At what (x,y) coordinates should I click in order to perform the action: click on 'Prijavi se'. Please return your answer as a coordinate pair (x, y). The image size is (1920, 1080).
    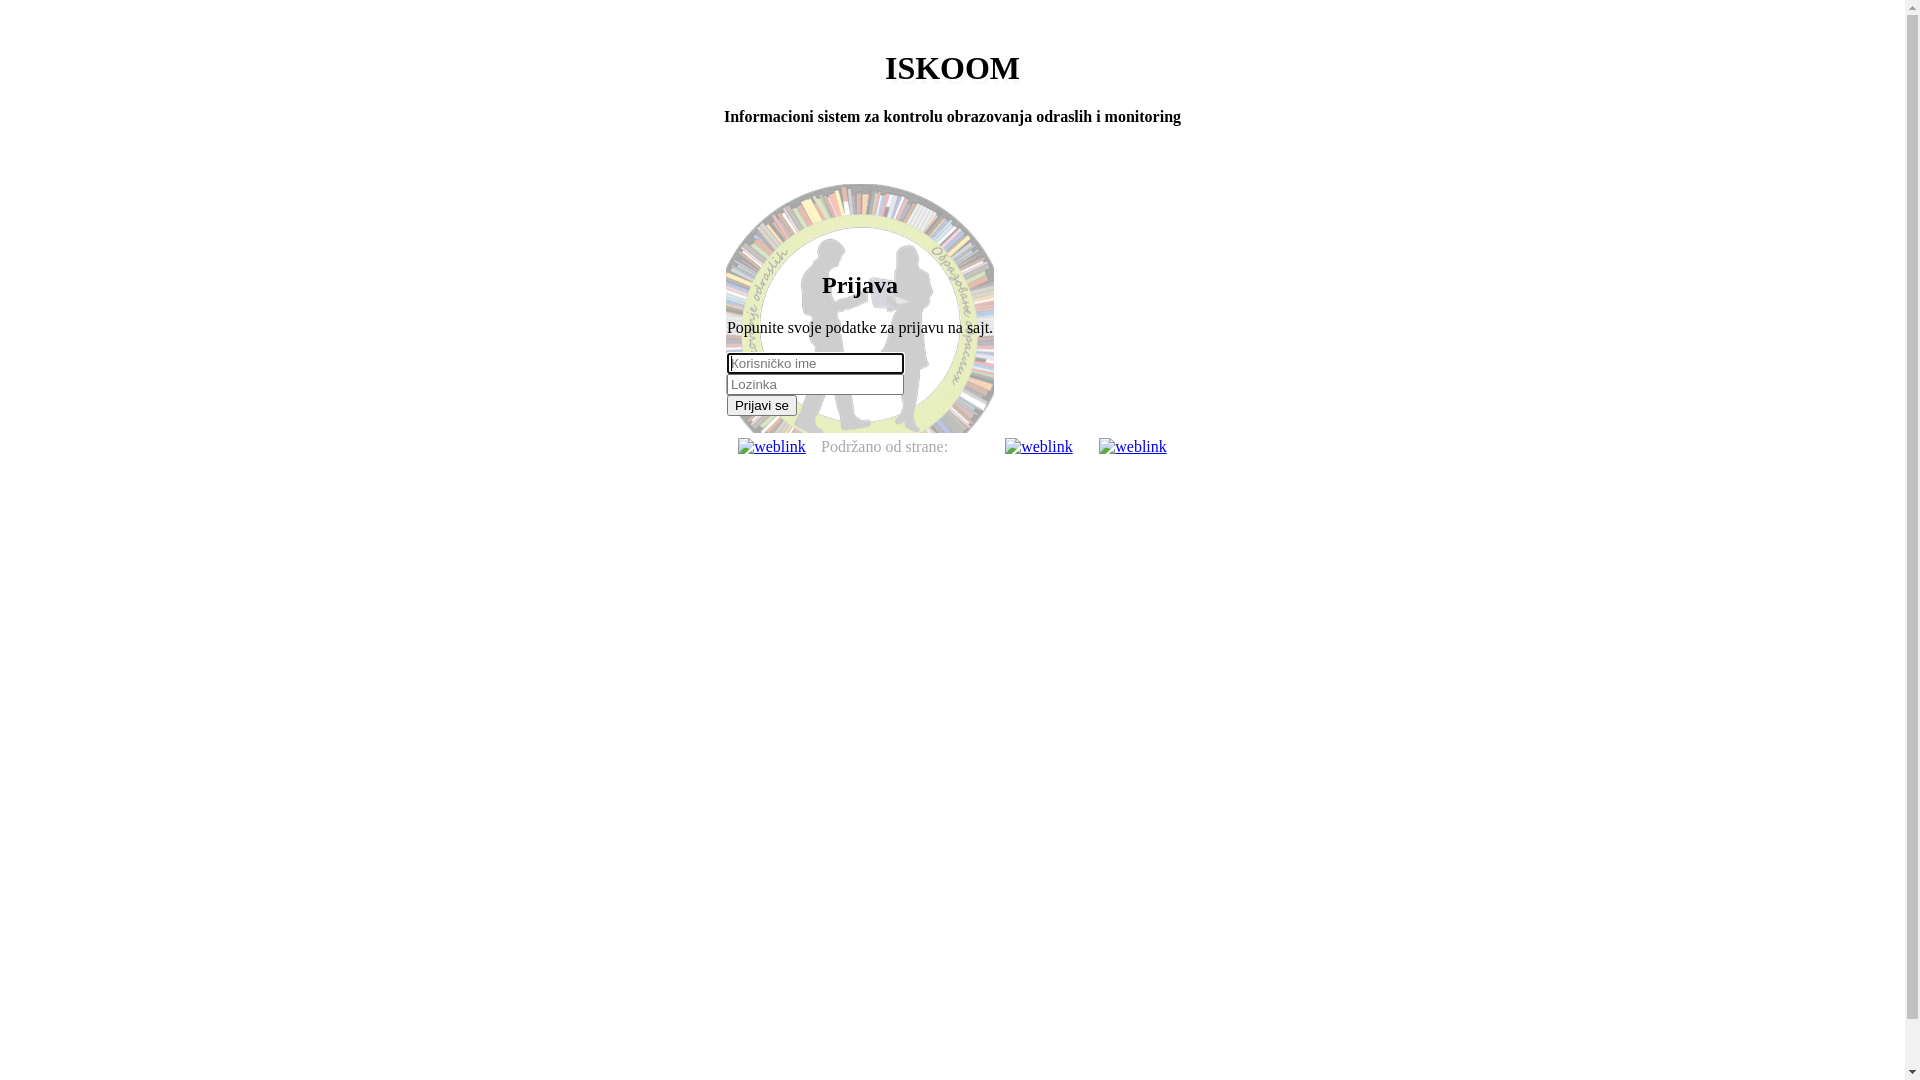
    Looking at the image, I should click on (761, 405).